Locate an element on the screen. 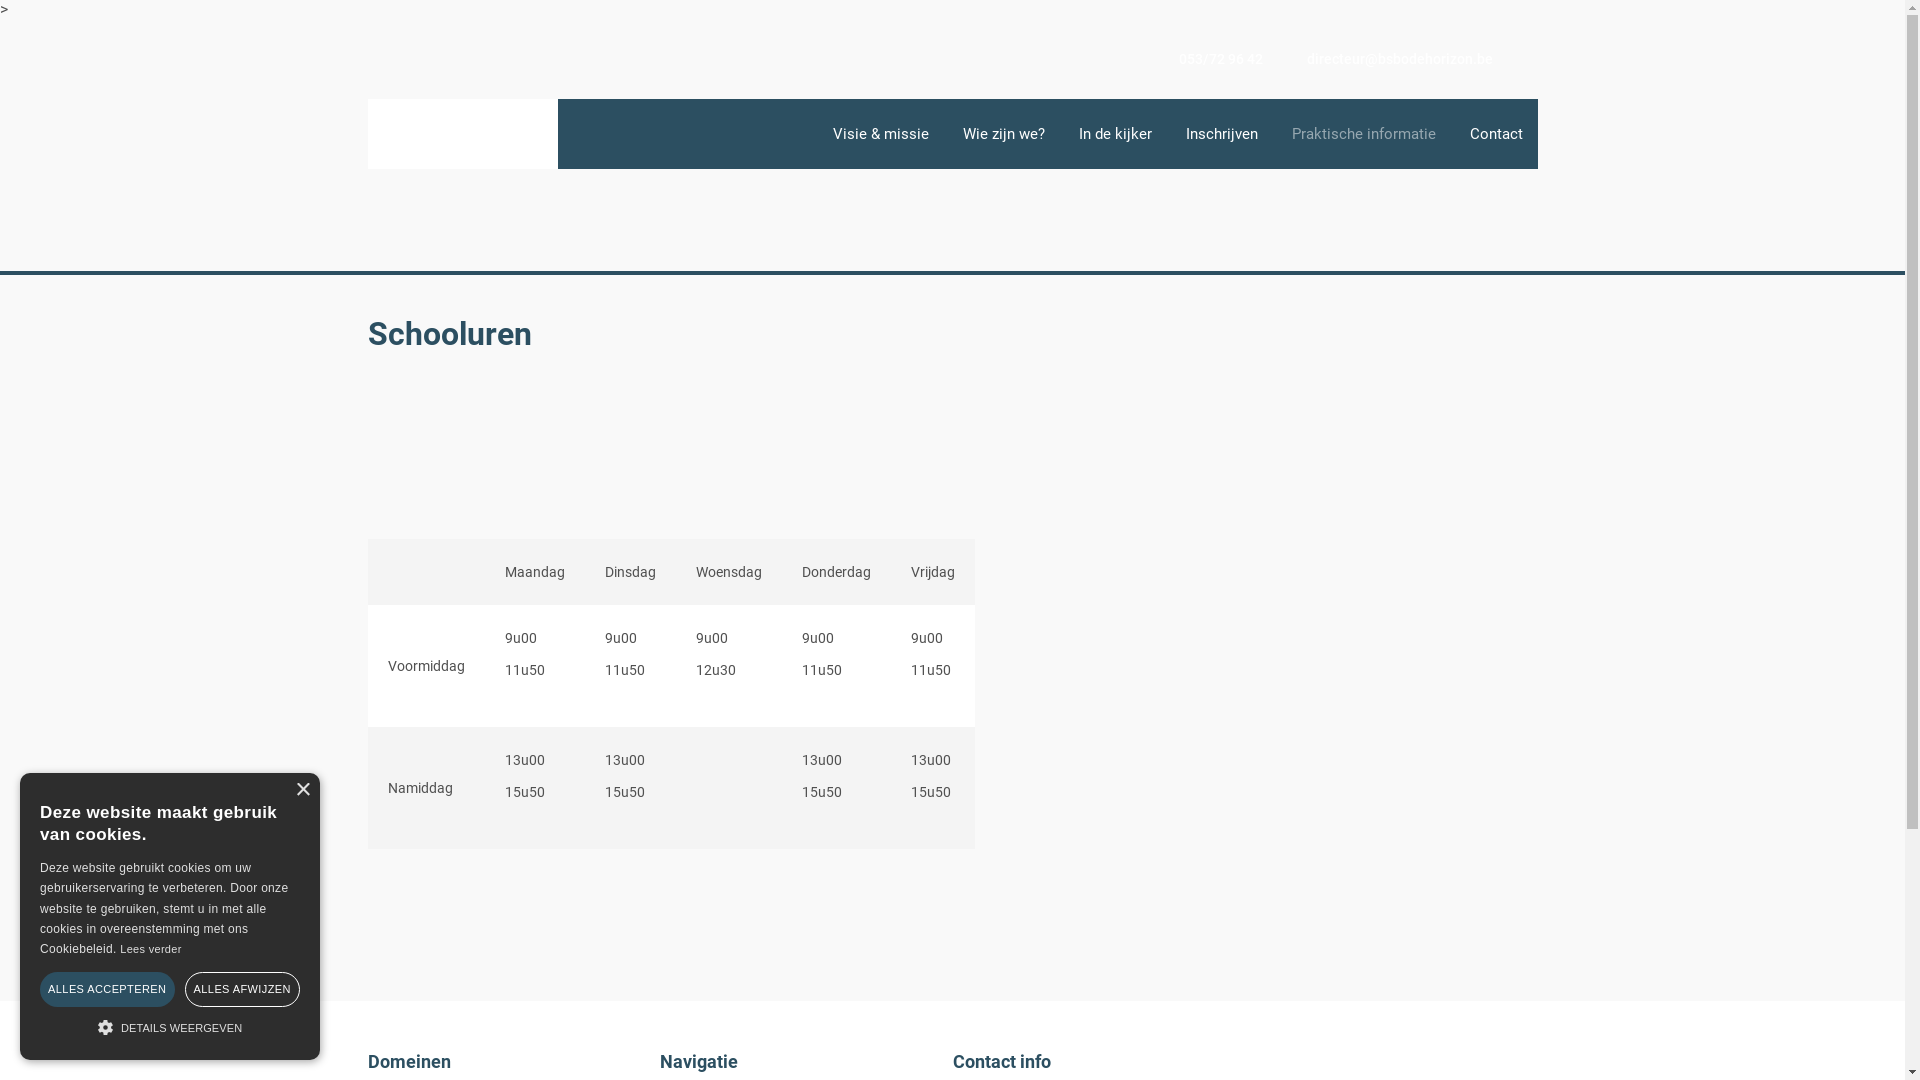 This screenshot has width=1920, height=1080. 'Visie & missie' is located at coordinates (880, 134).